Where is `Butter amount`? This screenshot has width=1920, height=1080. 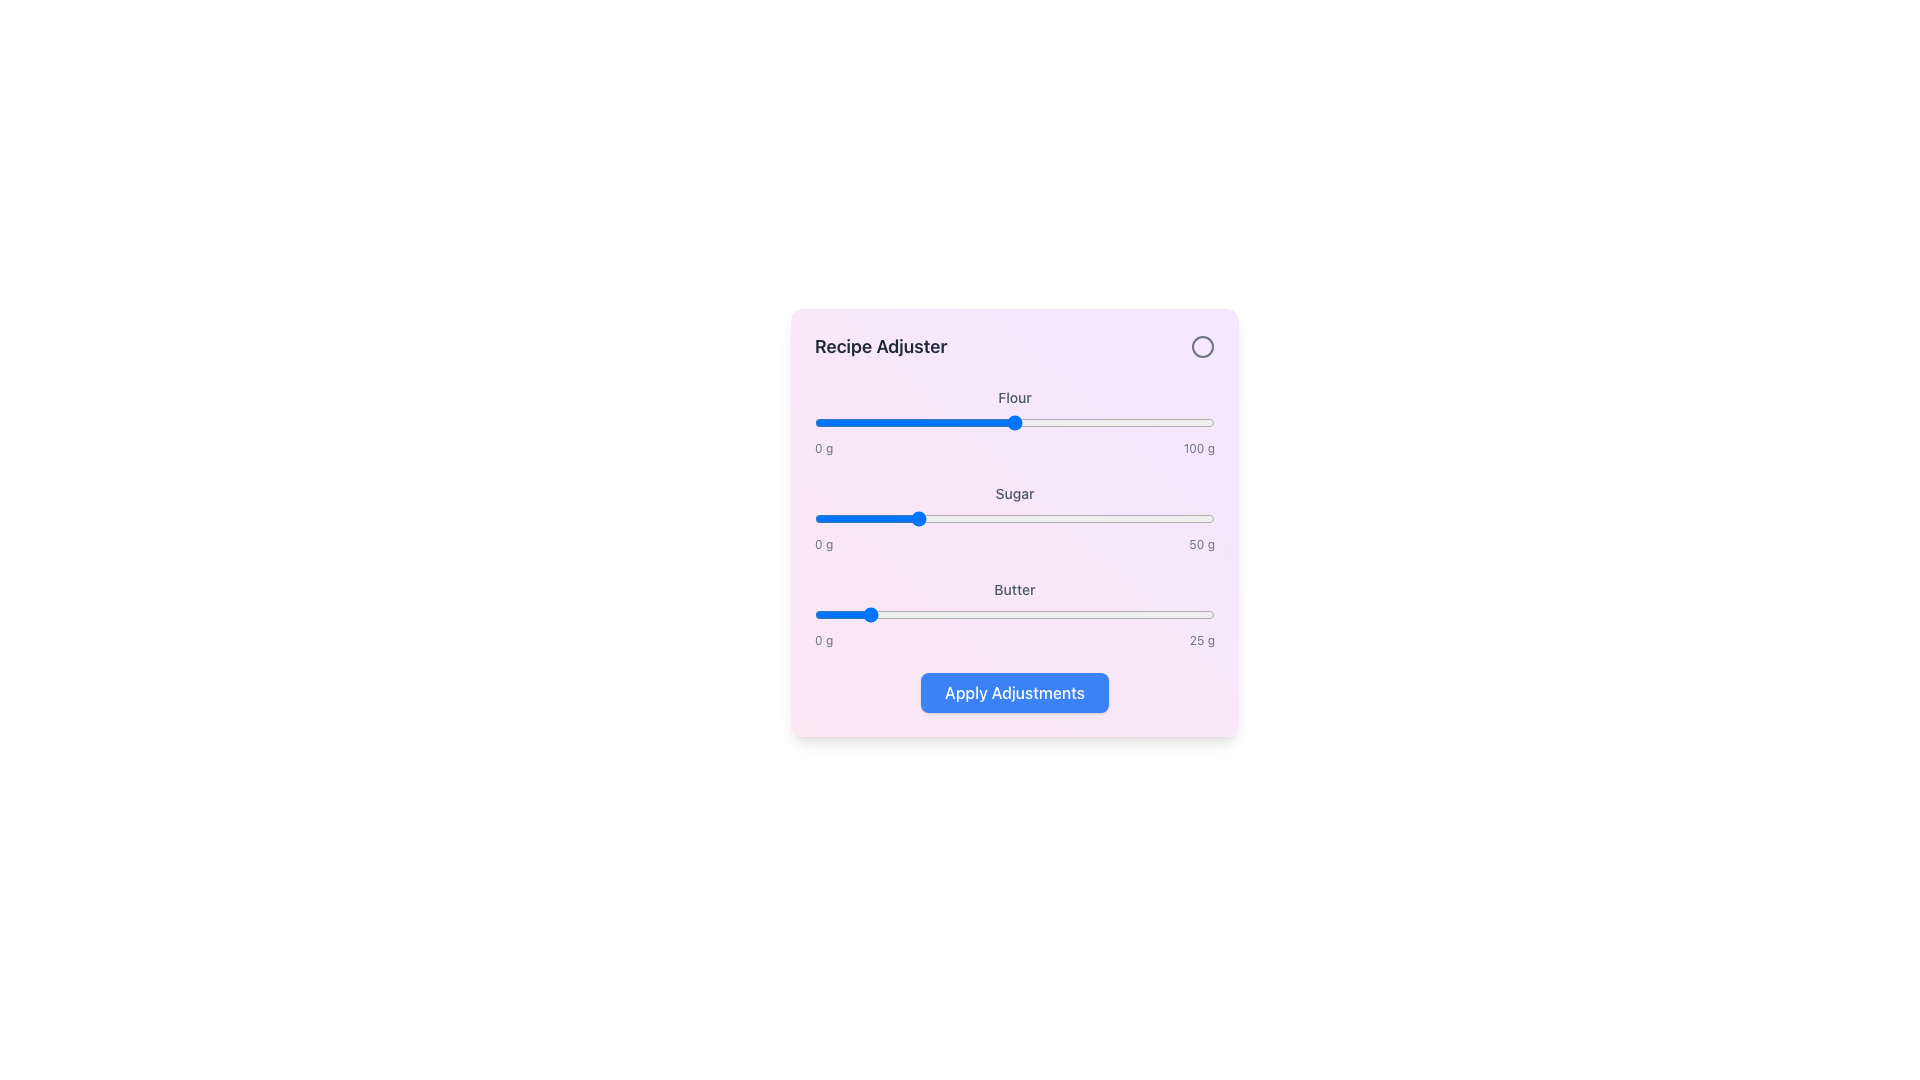 Butter amount is located at coordinates (949, 613).